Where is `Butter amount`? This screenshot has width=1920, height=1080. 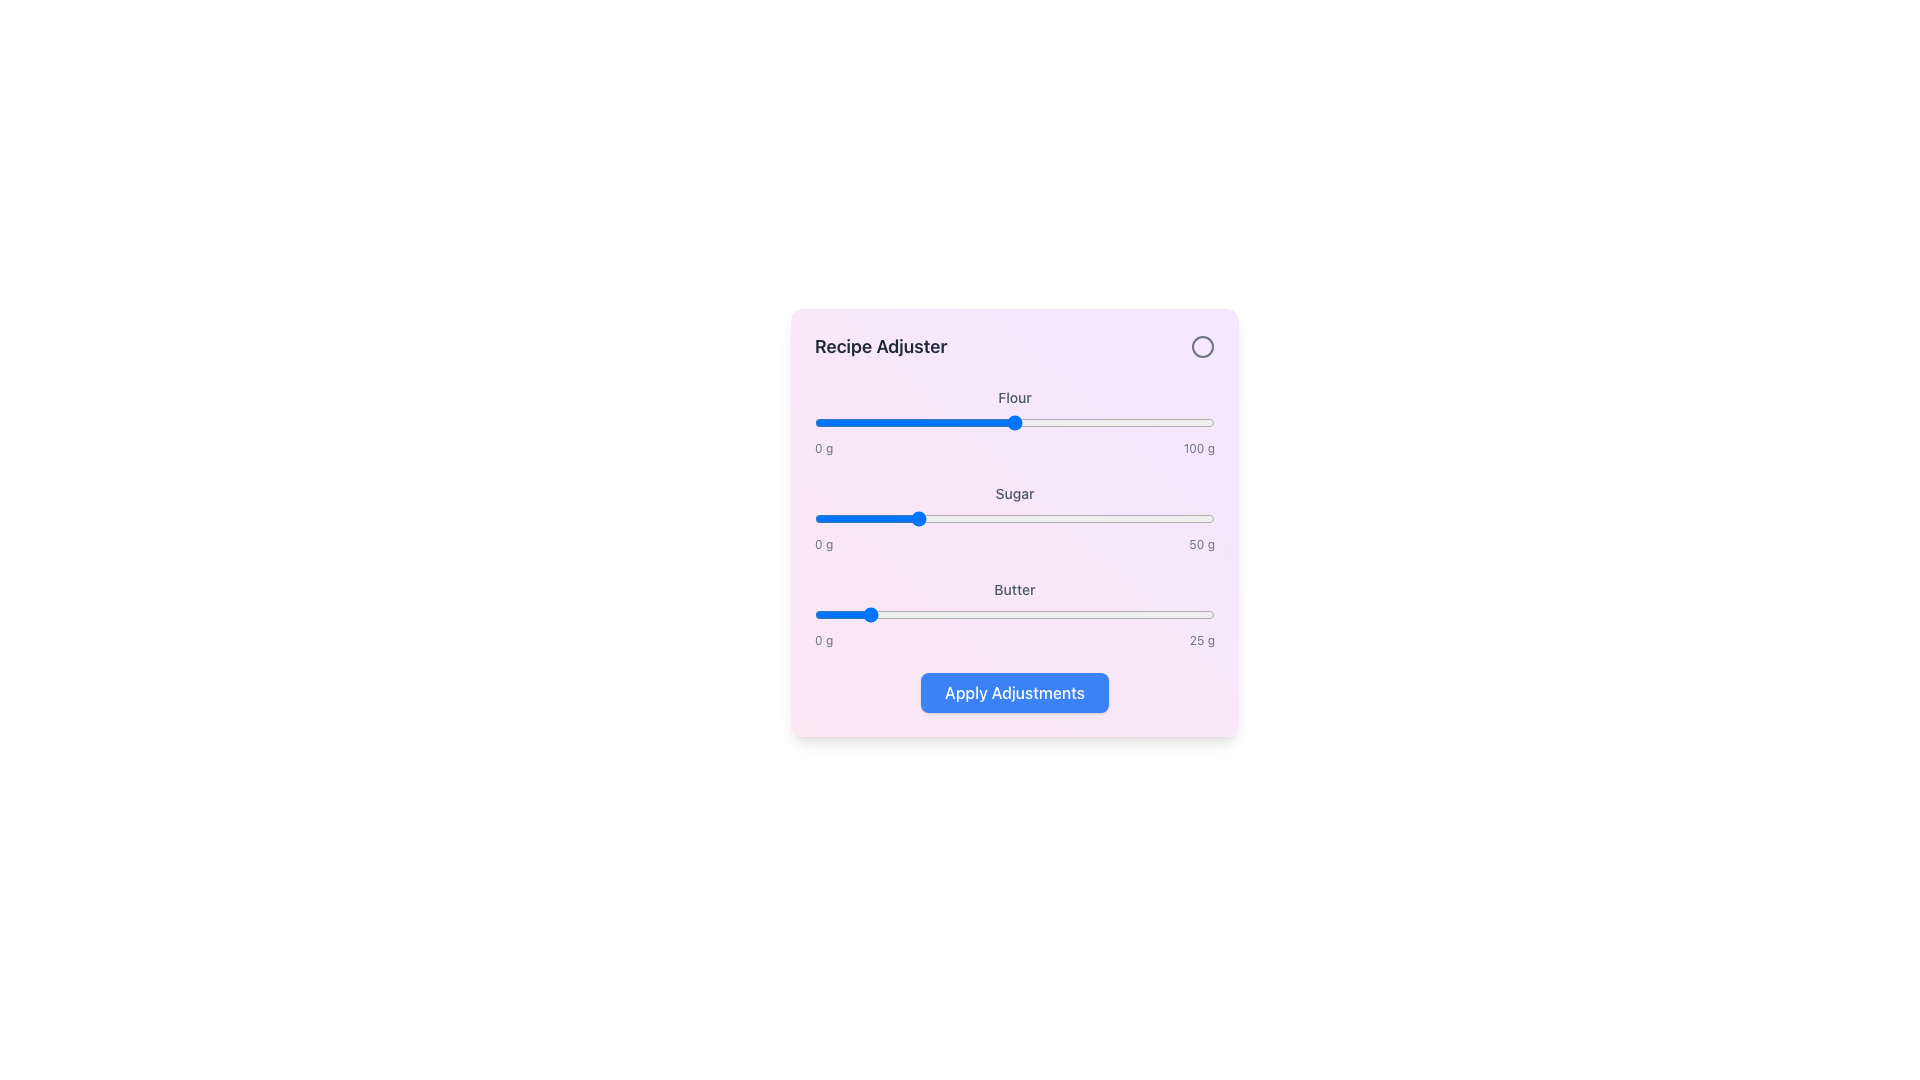 Butter amount is located at coordinates (949, 613).